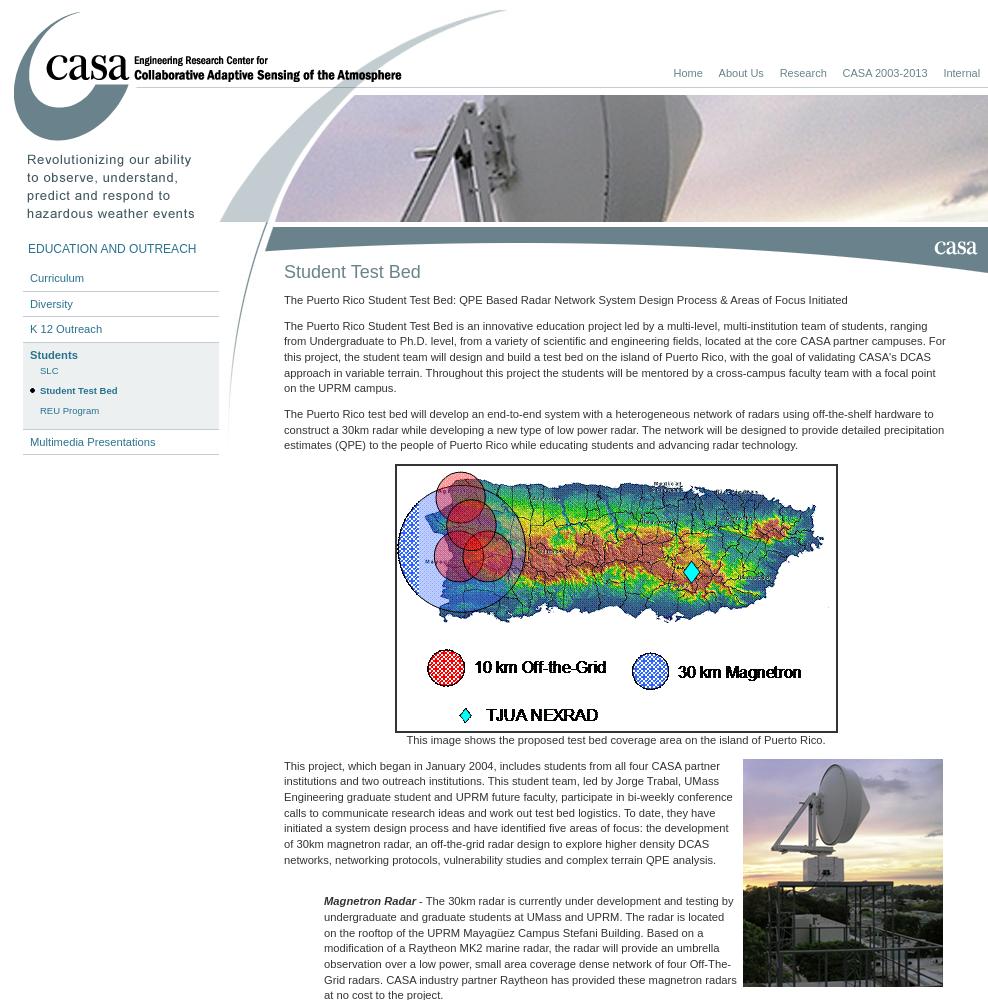  Describe the element at coordinates (507, 812) in the screenshot. I see `'This project, which began in January 2004, includes students from all four CASA partner institutions and two outreach institutions. This student team, led by Jorge Trabal, UMass Engineering graduate student and UPRM future faculty, participate in bi-weekly conference calls to communicate research ideas and work out test bed logistics. To date, they have initiated a system design process and have identified five areas of focus: the development of 30km magnetron radar, an off-the-grid radar design to explore higher density DCAS networks, networking protocols, vulnerability studies and complex terrain QPE analysis.'` at that location.